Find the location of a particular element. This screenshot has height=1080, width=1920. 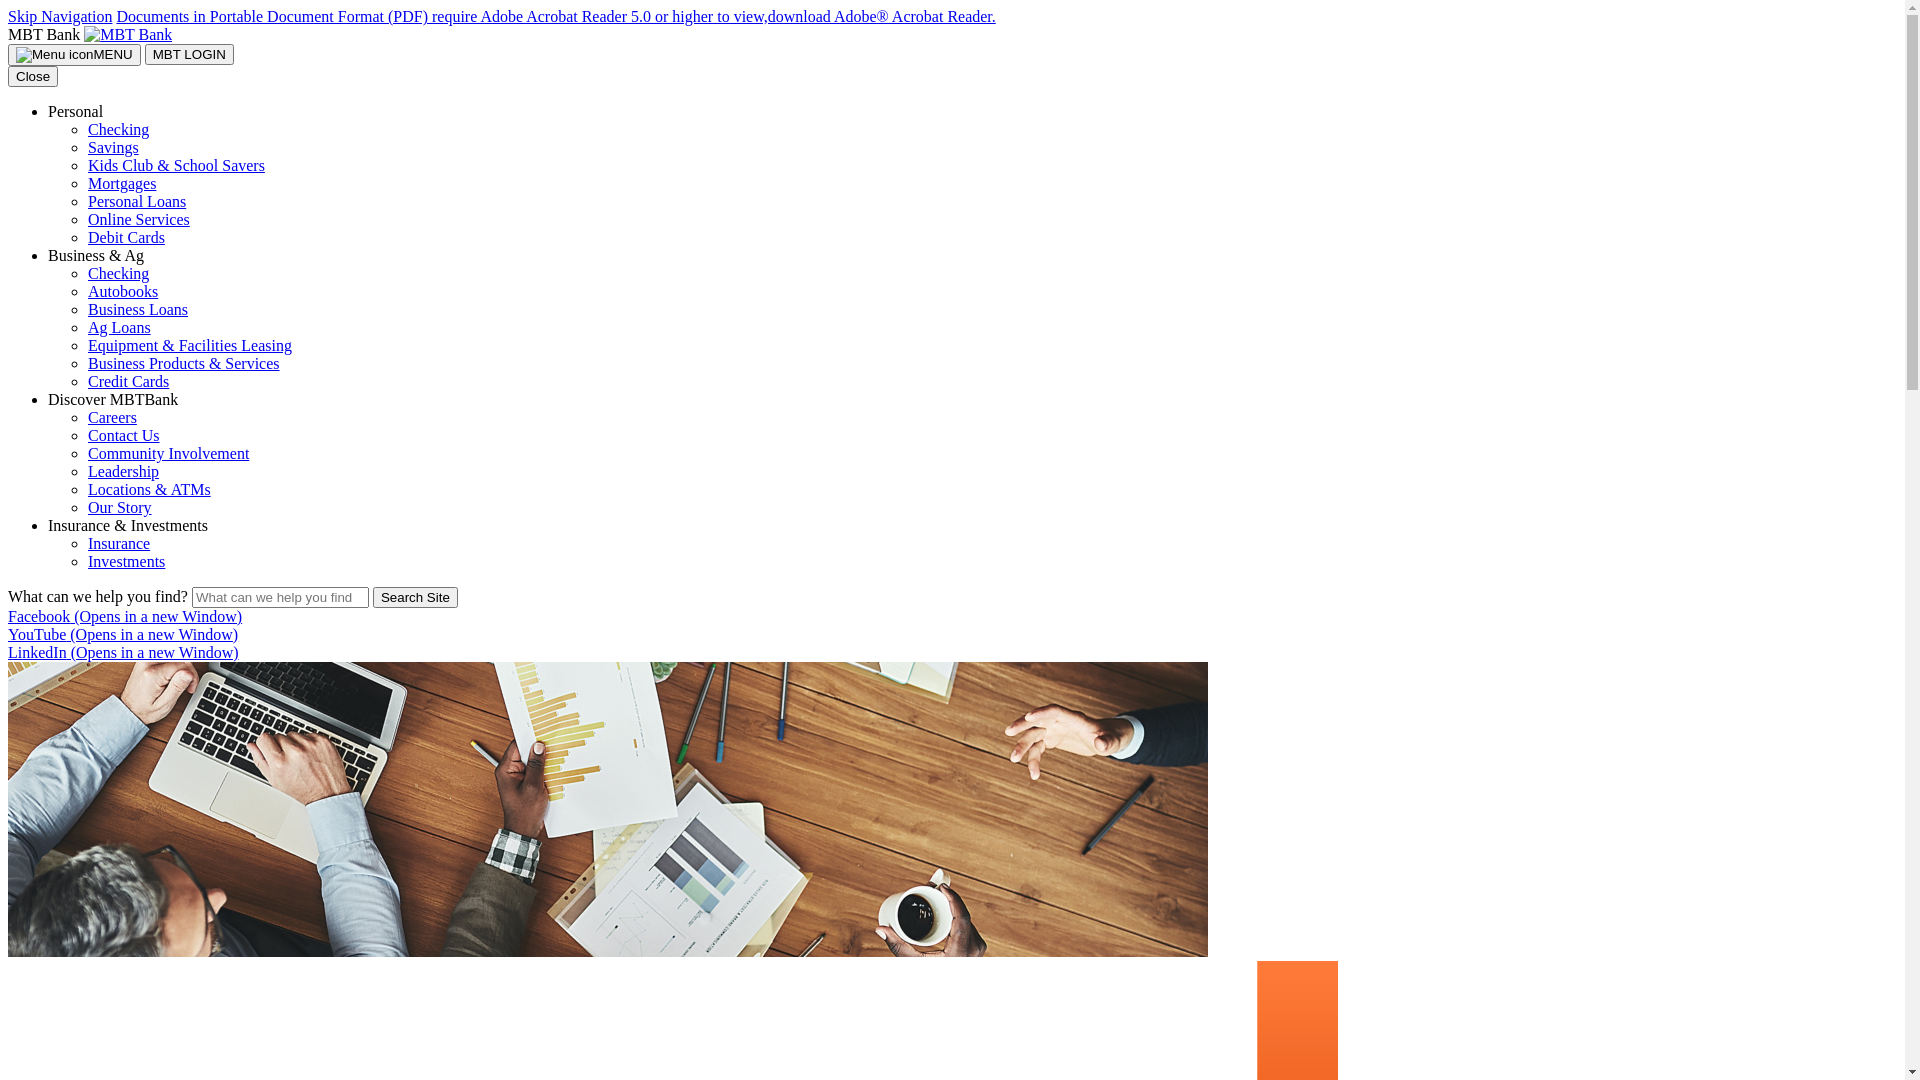

'Mortgages' is located at coordinates (86, 183).